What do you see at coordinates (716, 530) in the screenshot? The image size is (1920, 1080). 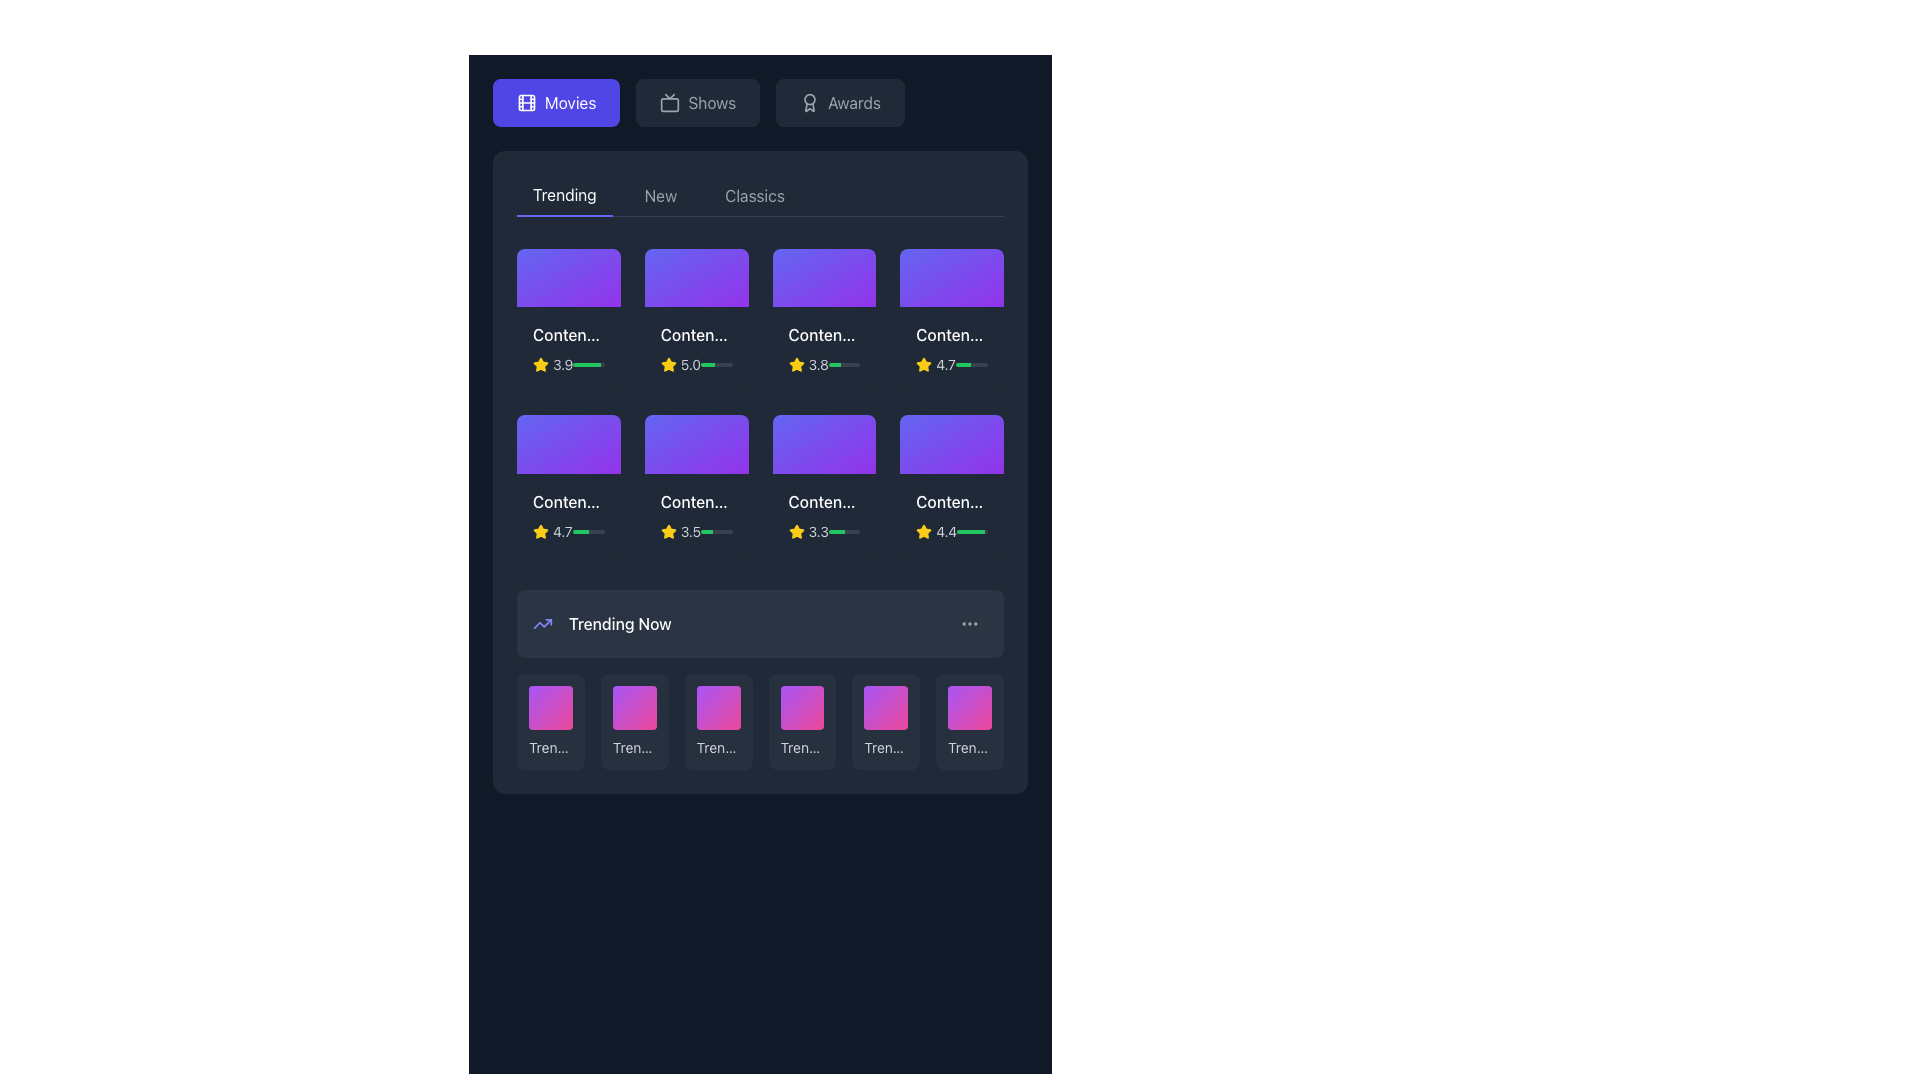 I see `the horizontal progress bar located in the middle row and third column of the 'Trending' section, which has a gray background and a green filled section indicating progress` at bounding box center [716, 530].